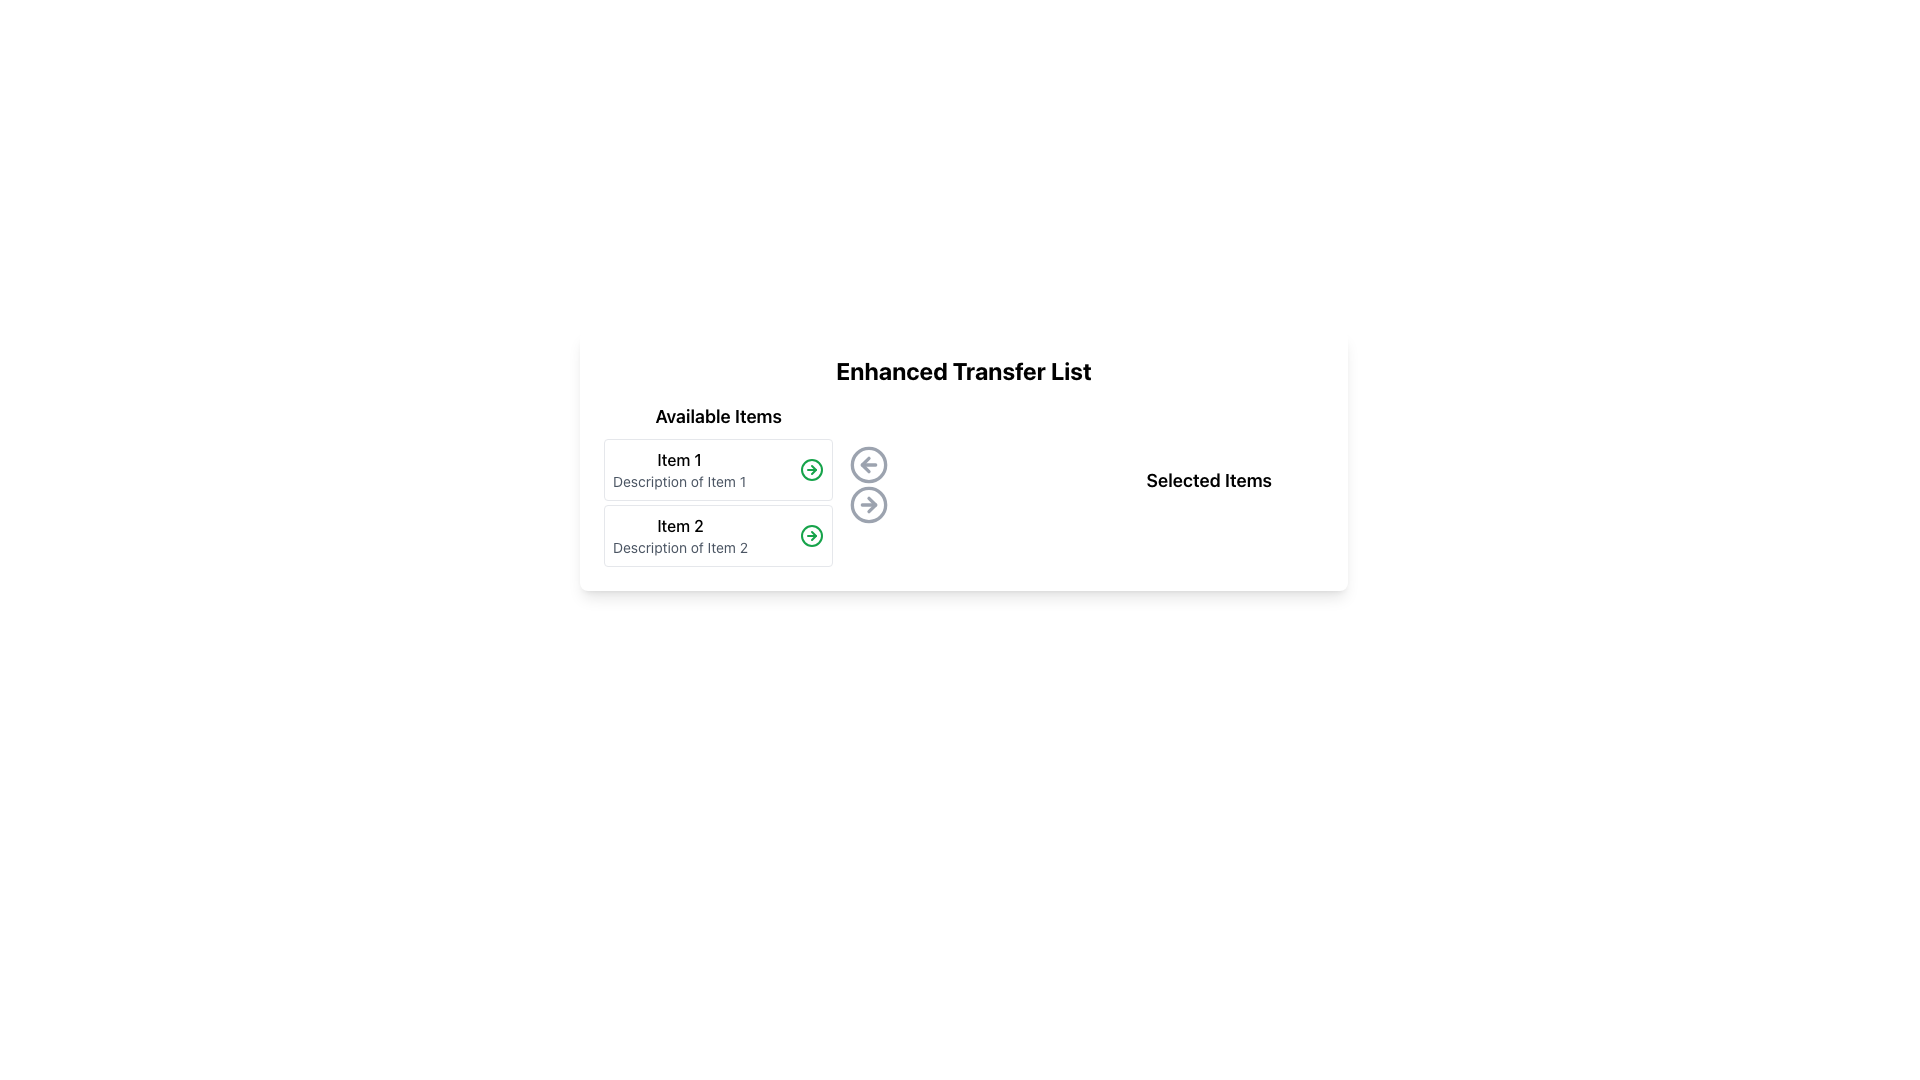 The width and height of the screenshot is (1920, 1080). Describe the element at coordinates (718, 535) in the screenshot. I see `the keyboard shortcut` at that location.